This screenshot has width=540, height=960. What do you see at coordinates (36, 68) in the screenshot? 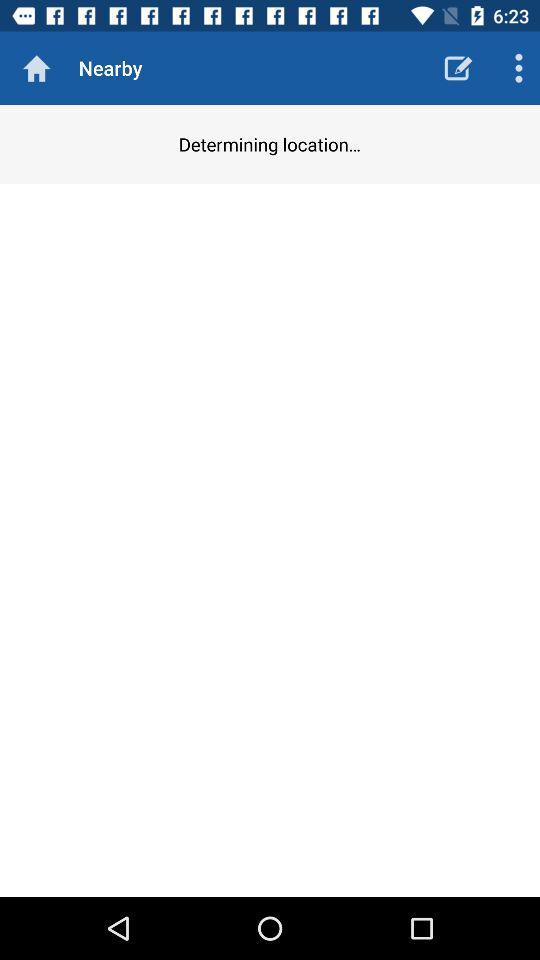
I see `home` at bounding box center [36, 68].